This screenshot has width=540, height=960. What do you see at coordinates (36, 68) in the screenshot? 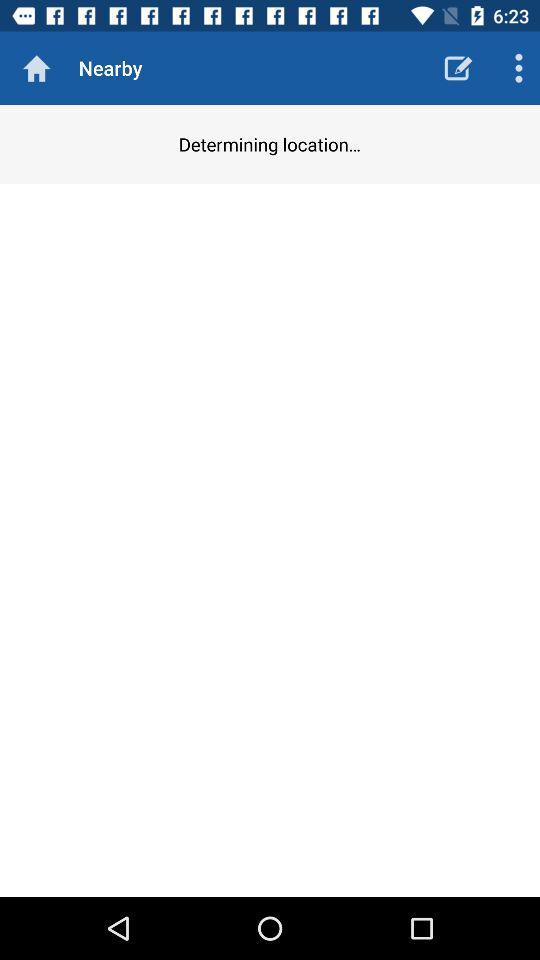
I see `home` at bounding box center [36, 68].